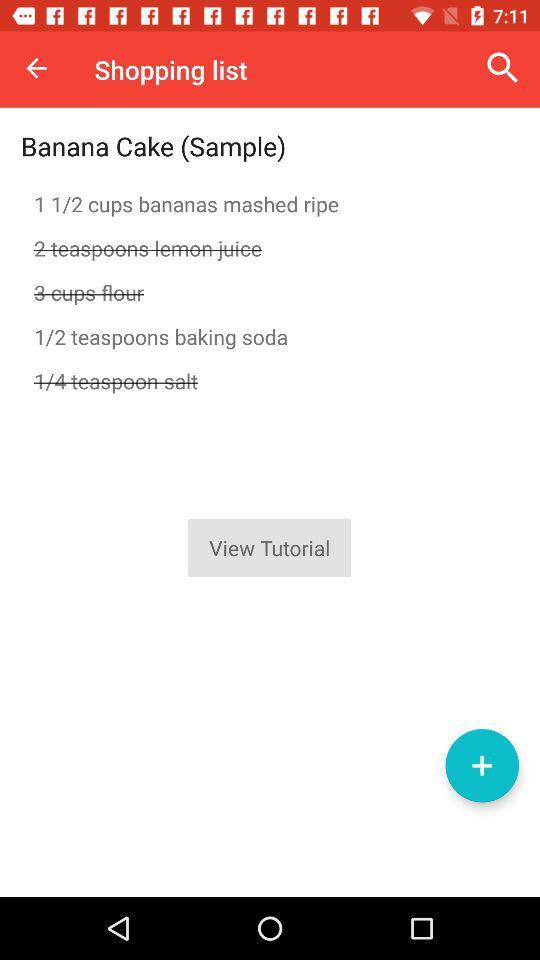 The width and height of the screenshot is (540, 960). I want to click on the icon below the 1 4 teaspoon item, so click(481, 764).